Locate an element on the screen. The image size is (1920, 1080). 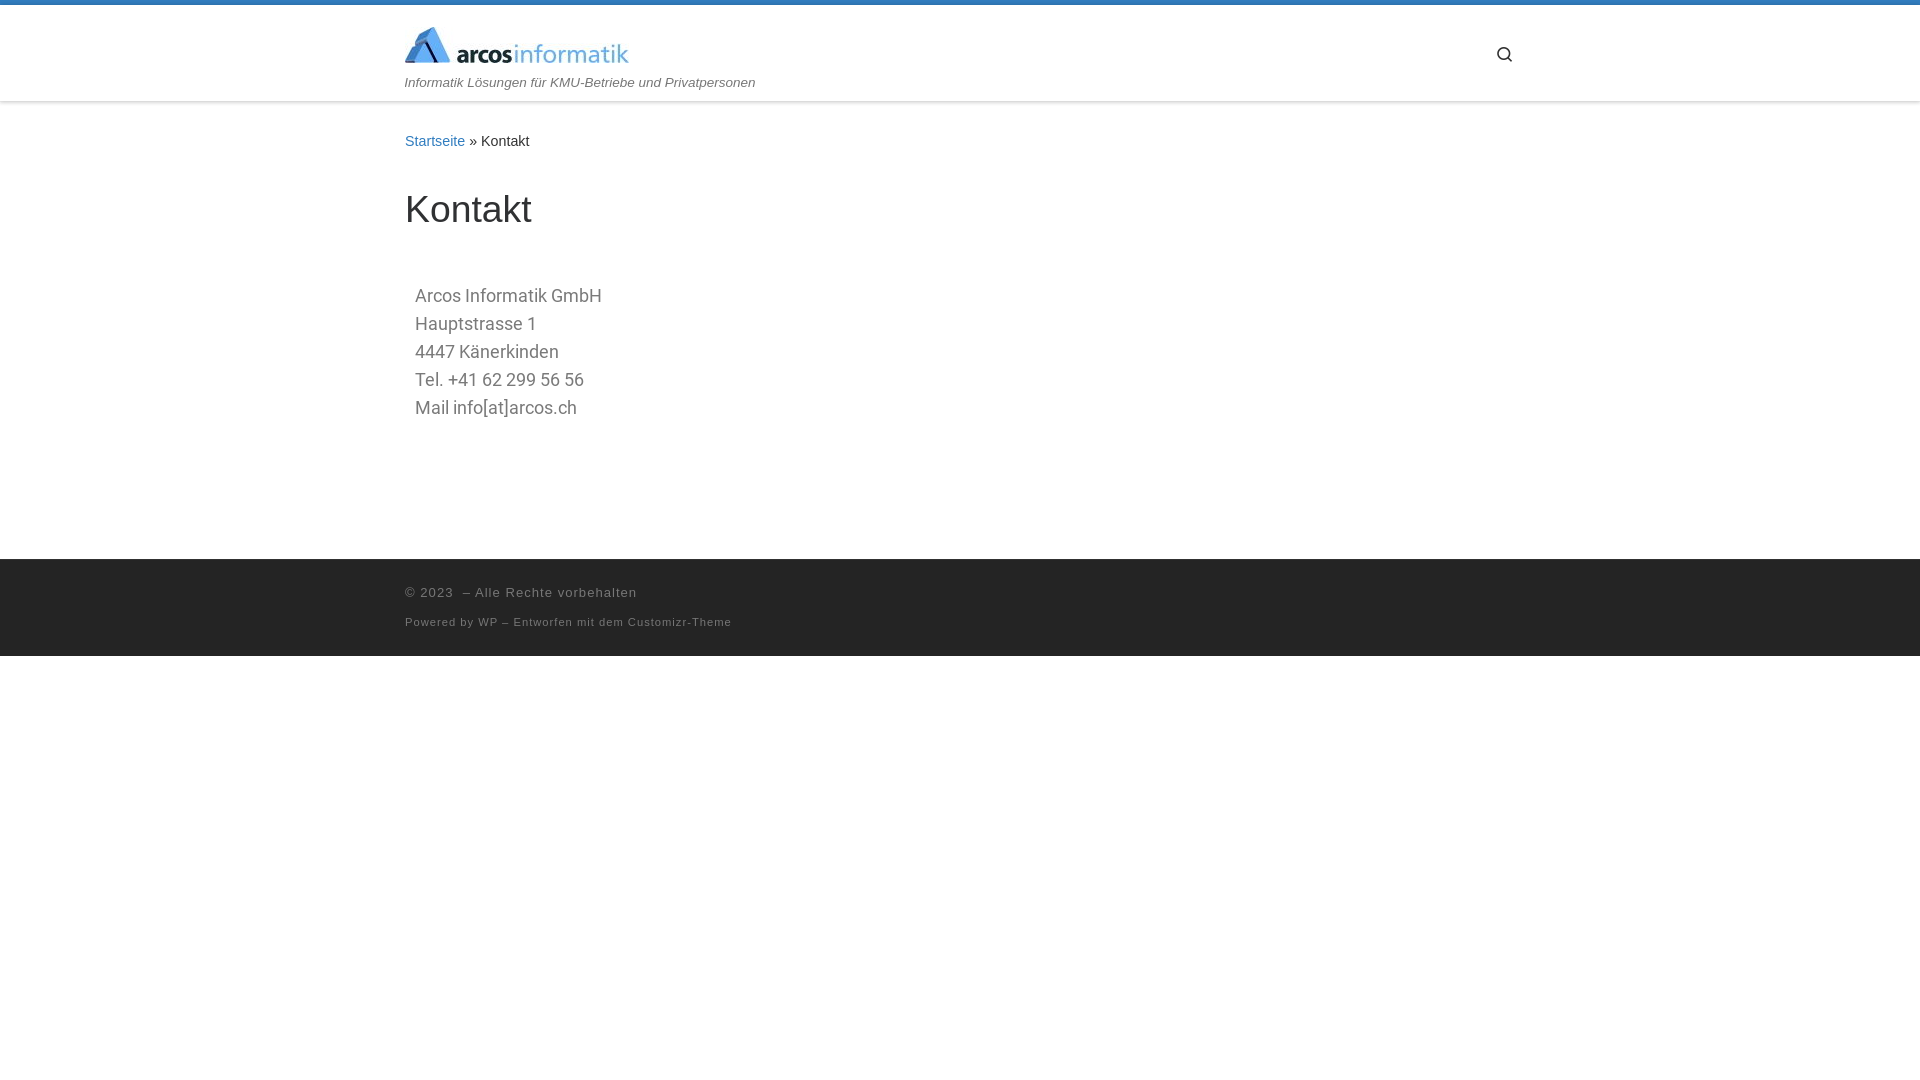
'Startseite' is located at coordinates (434, 140).